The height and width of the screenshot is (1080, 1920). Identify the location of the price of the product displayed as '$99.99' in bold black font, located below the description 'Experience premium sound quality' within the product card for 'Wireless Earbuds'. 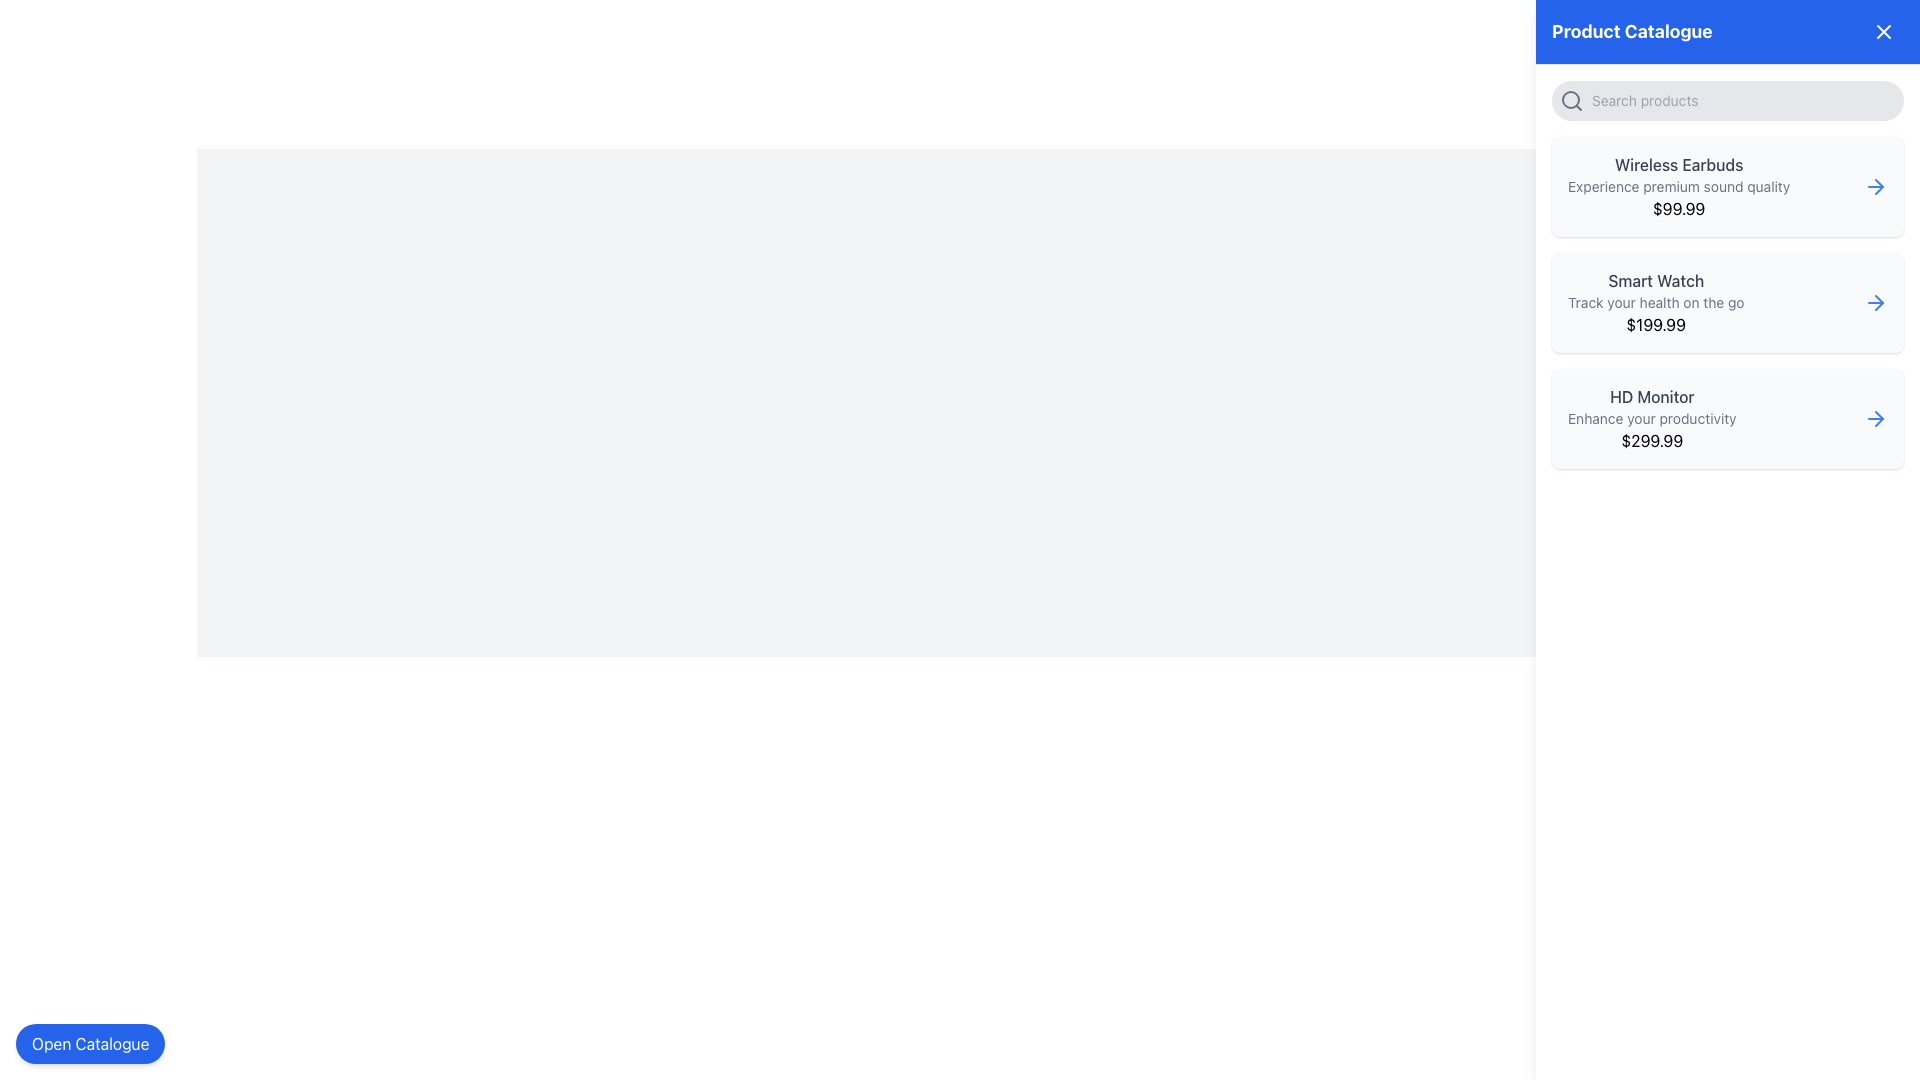
(1679, 208).